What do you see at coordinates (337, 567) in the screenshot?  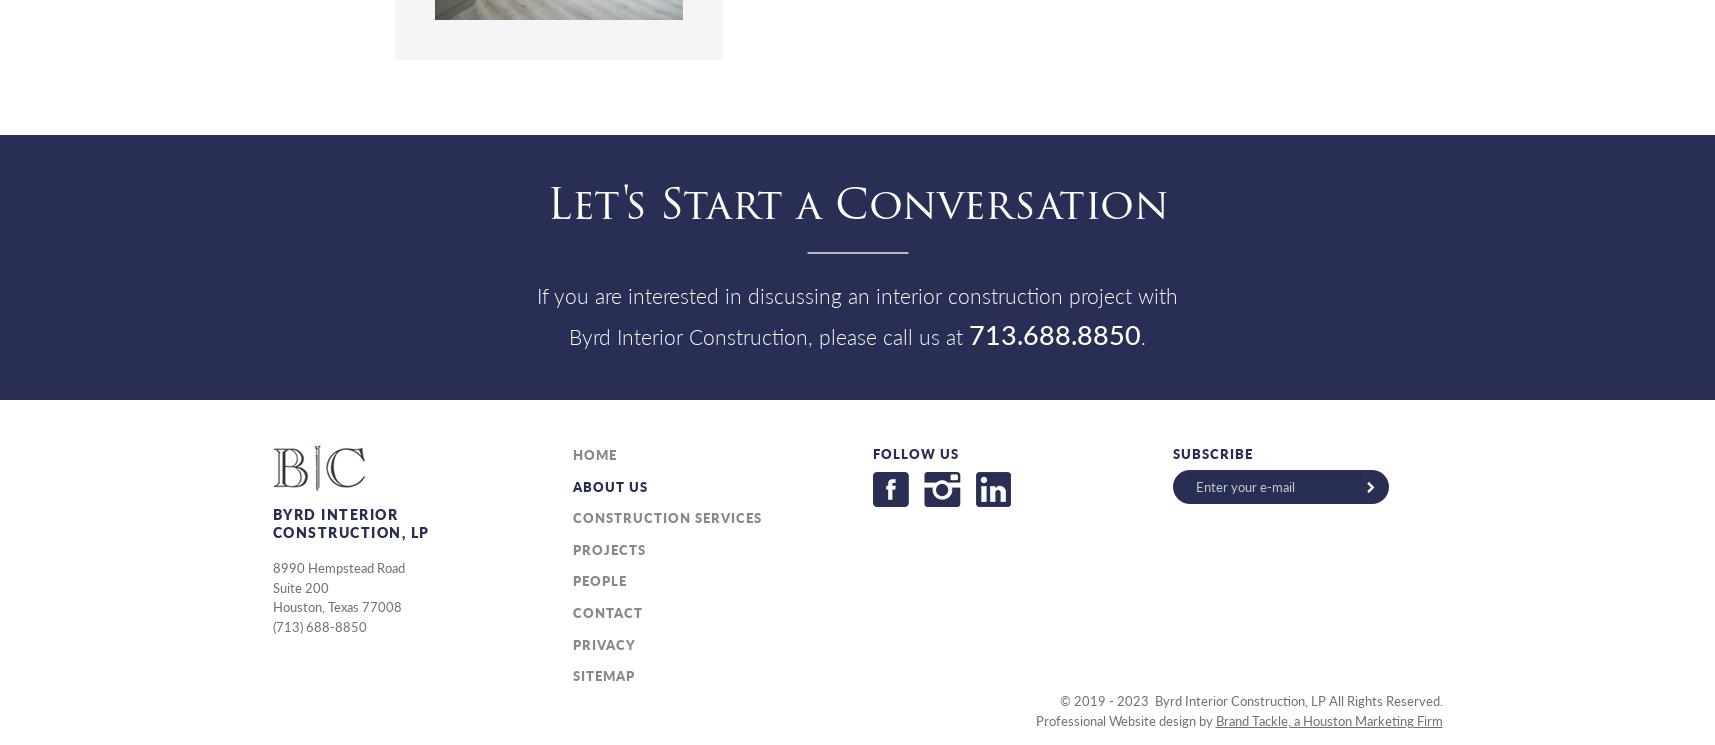 I see `'8990 Hempstead Road'` at bounding box center [337, 567].